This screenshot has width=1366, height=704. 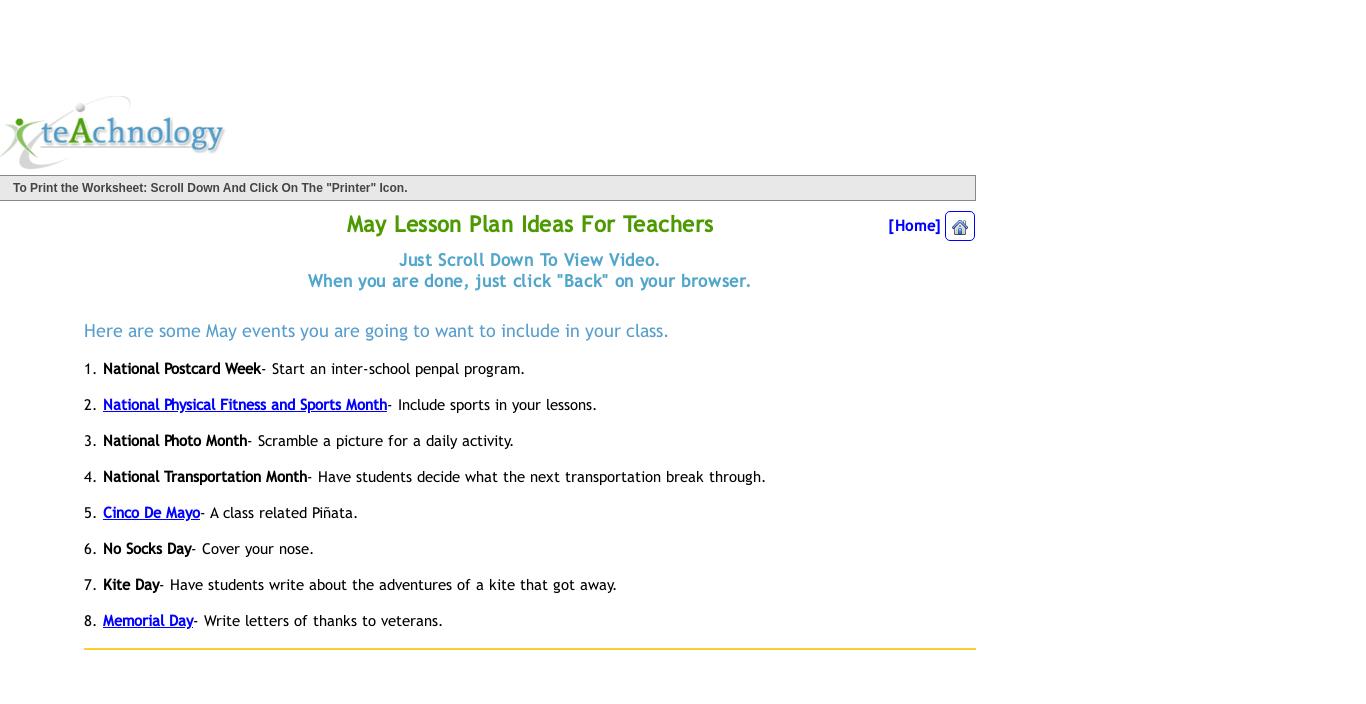 What do you see at coordinates (173, 438) in the screenshot?
I see `'National Photo Month'` at bounding box center [173, 438].